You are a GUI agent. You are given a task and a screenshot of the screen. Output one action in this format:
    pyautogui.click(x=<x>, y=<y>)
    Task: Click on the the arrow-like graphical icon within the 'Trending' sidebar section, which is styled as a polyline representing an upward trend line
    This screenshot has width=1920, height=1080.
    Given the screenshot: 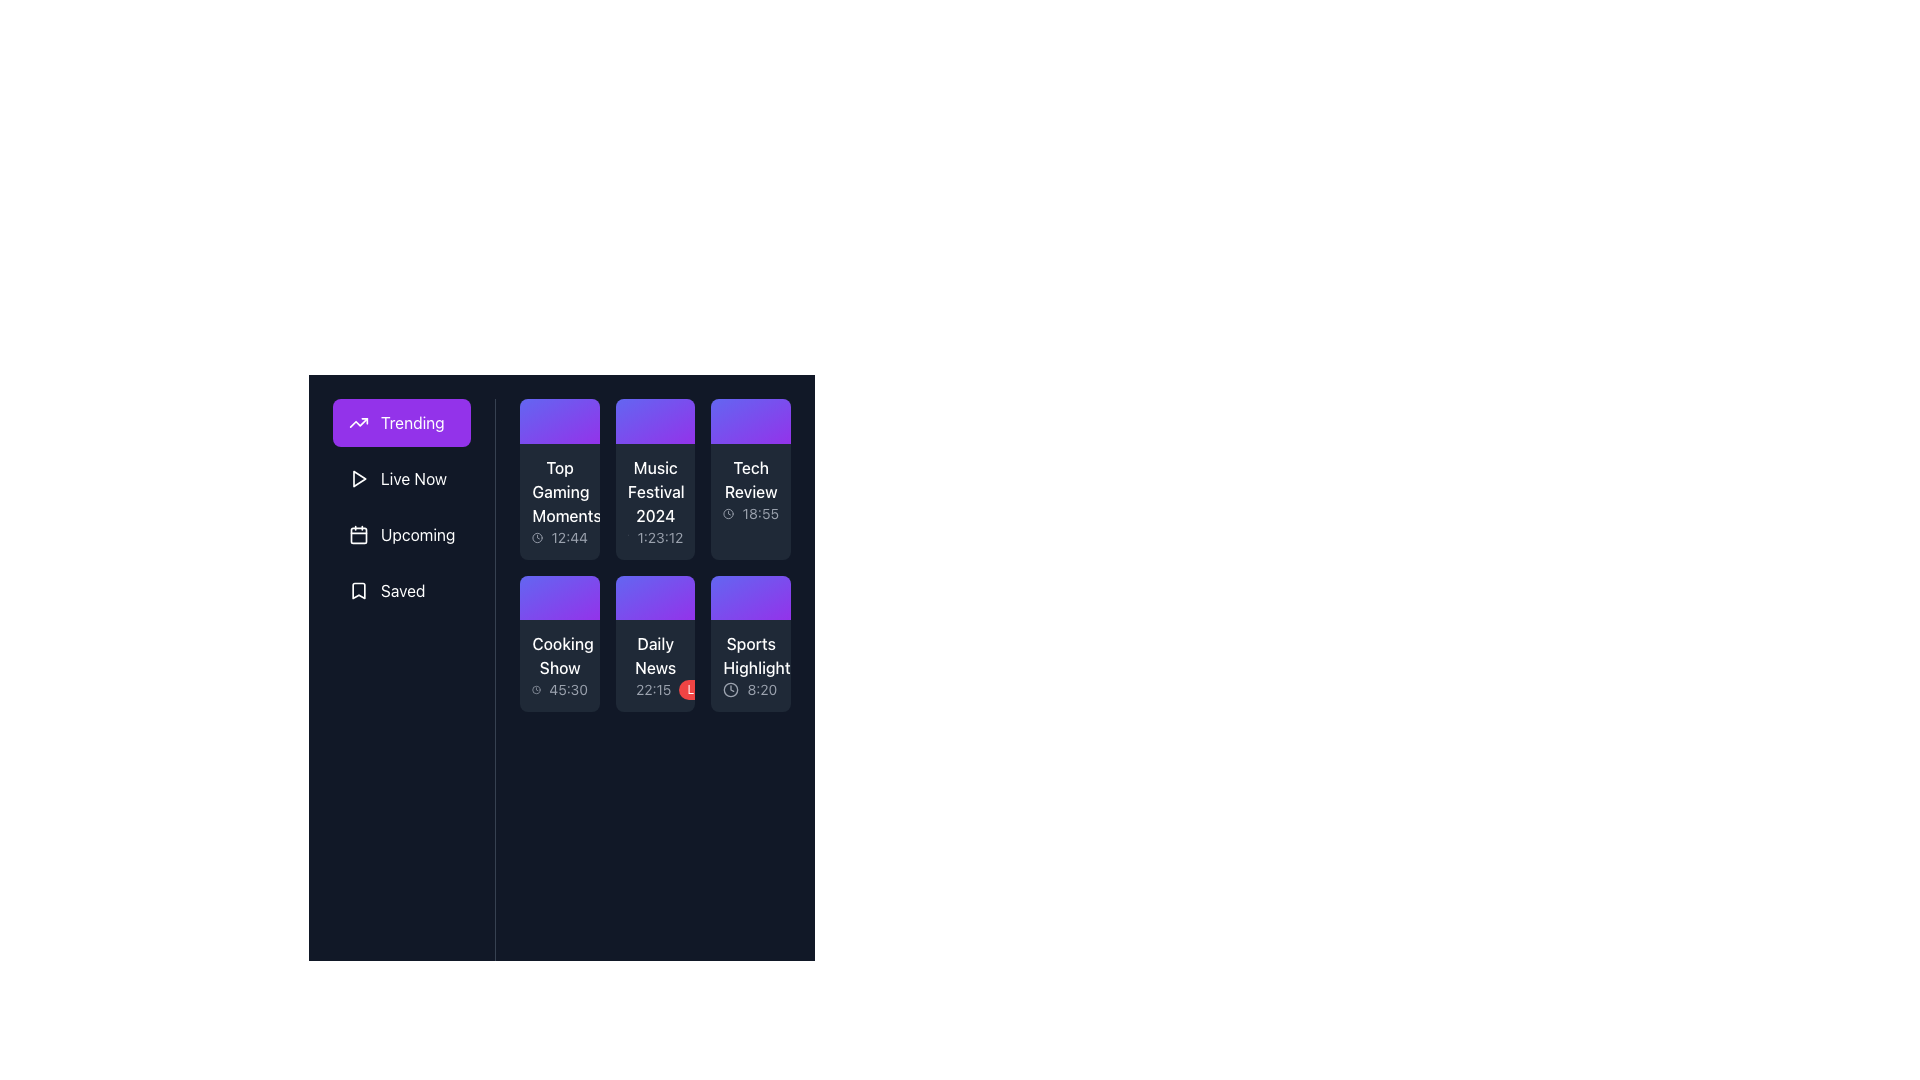 What is the action you would take?
    pyautogui.click(x=359, y=422)
    